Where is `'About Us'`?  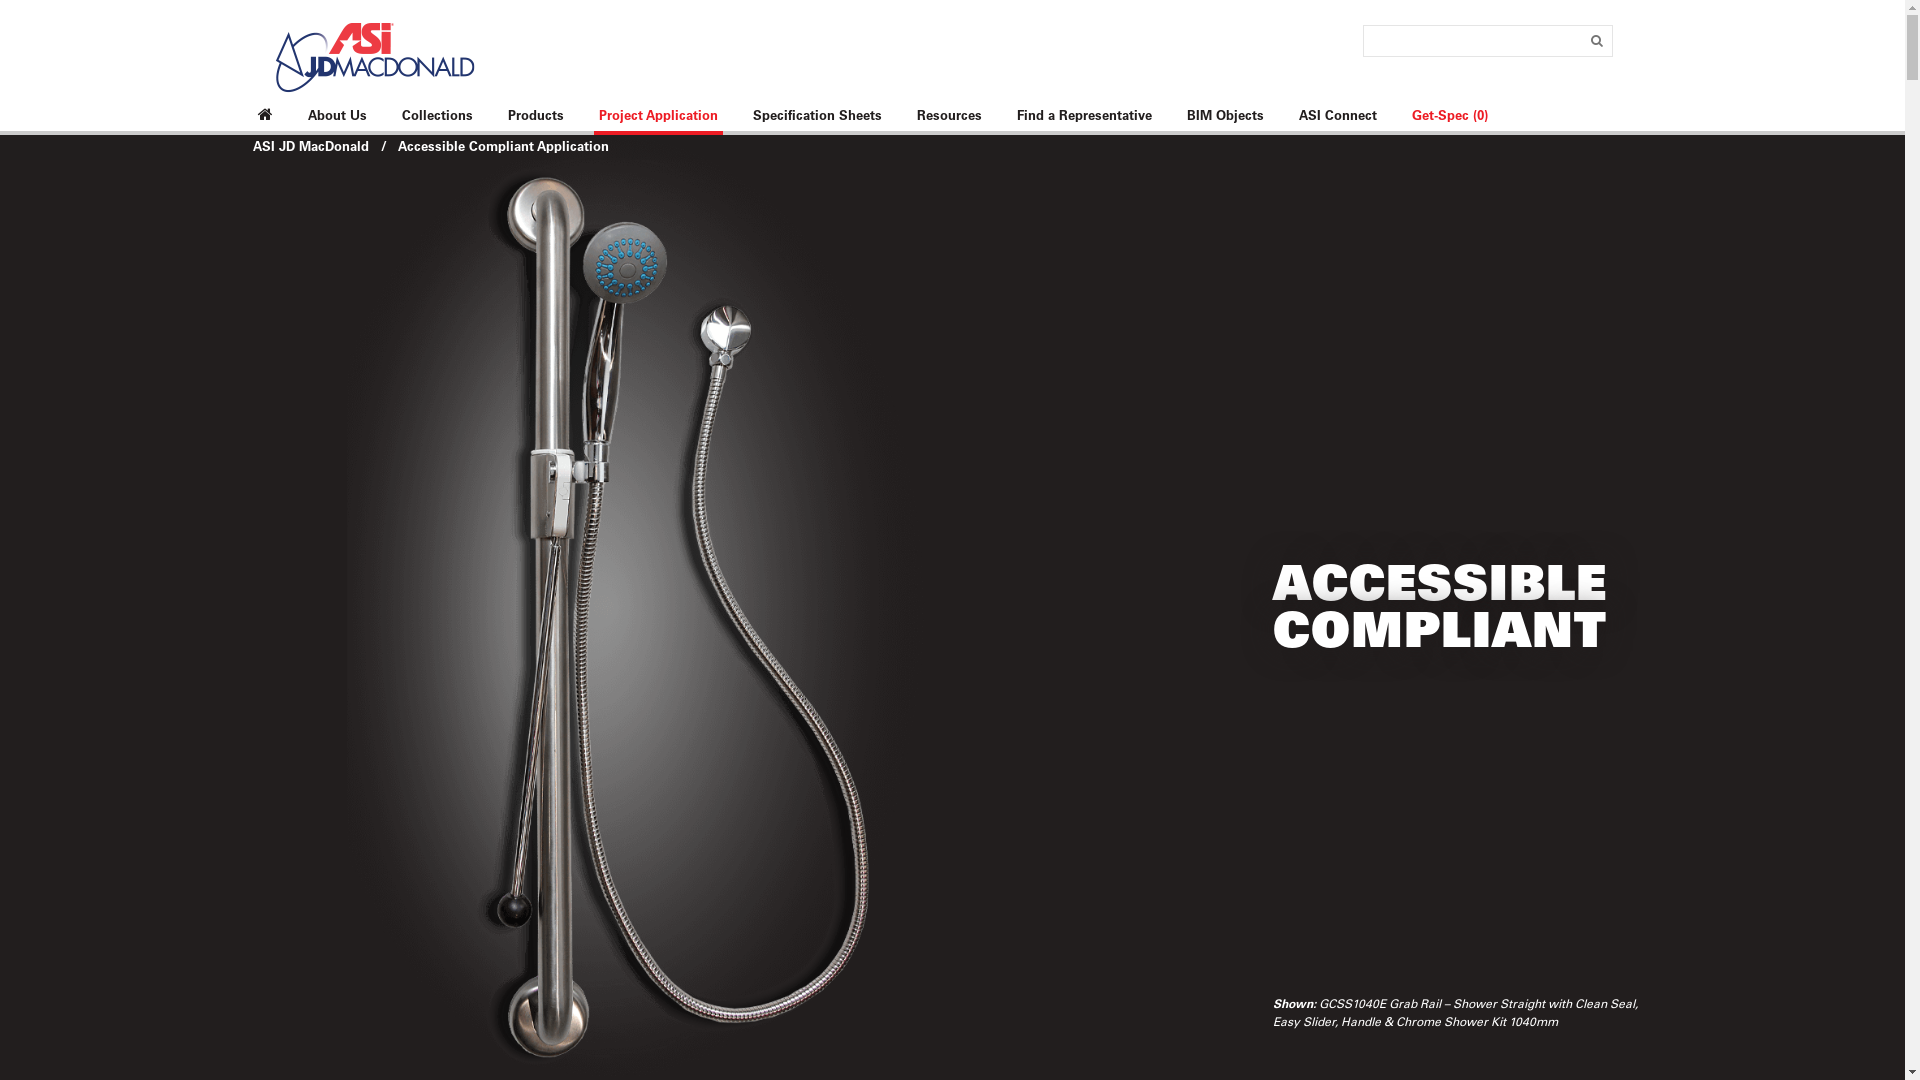
'About Us' is located at coordinates (336, 115).